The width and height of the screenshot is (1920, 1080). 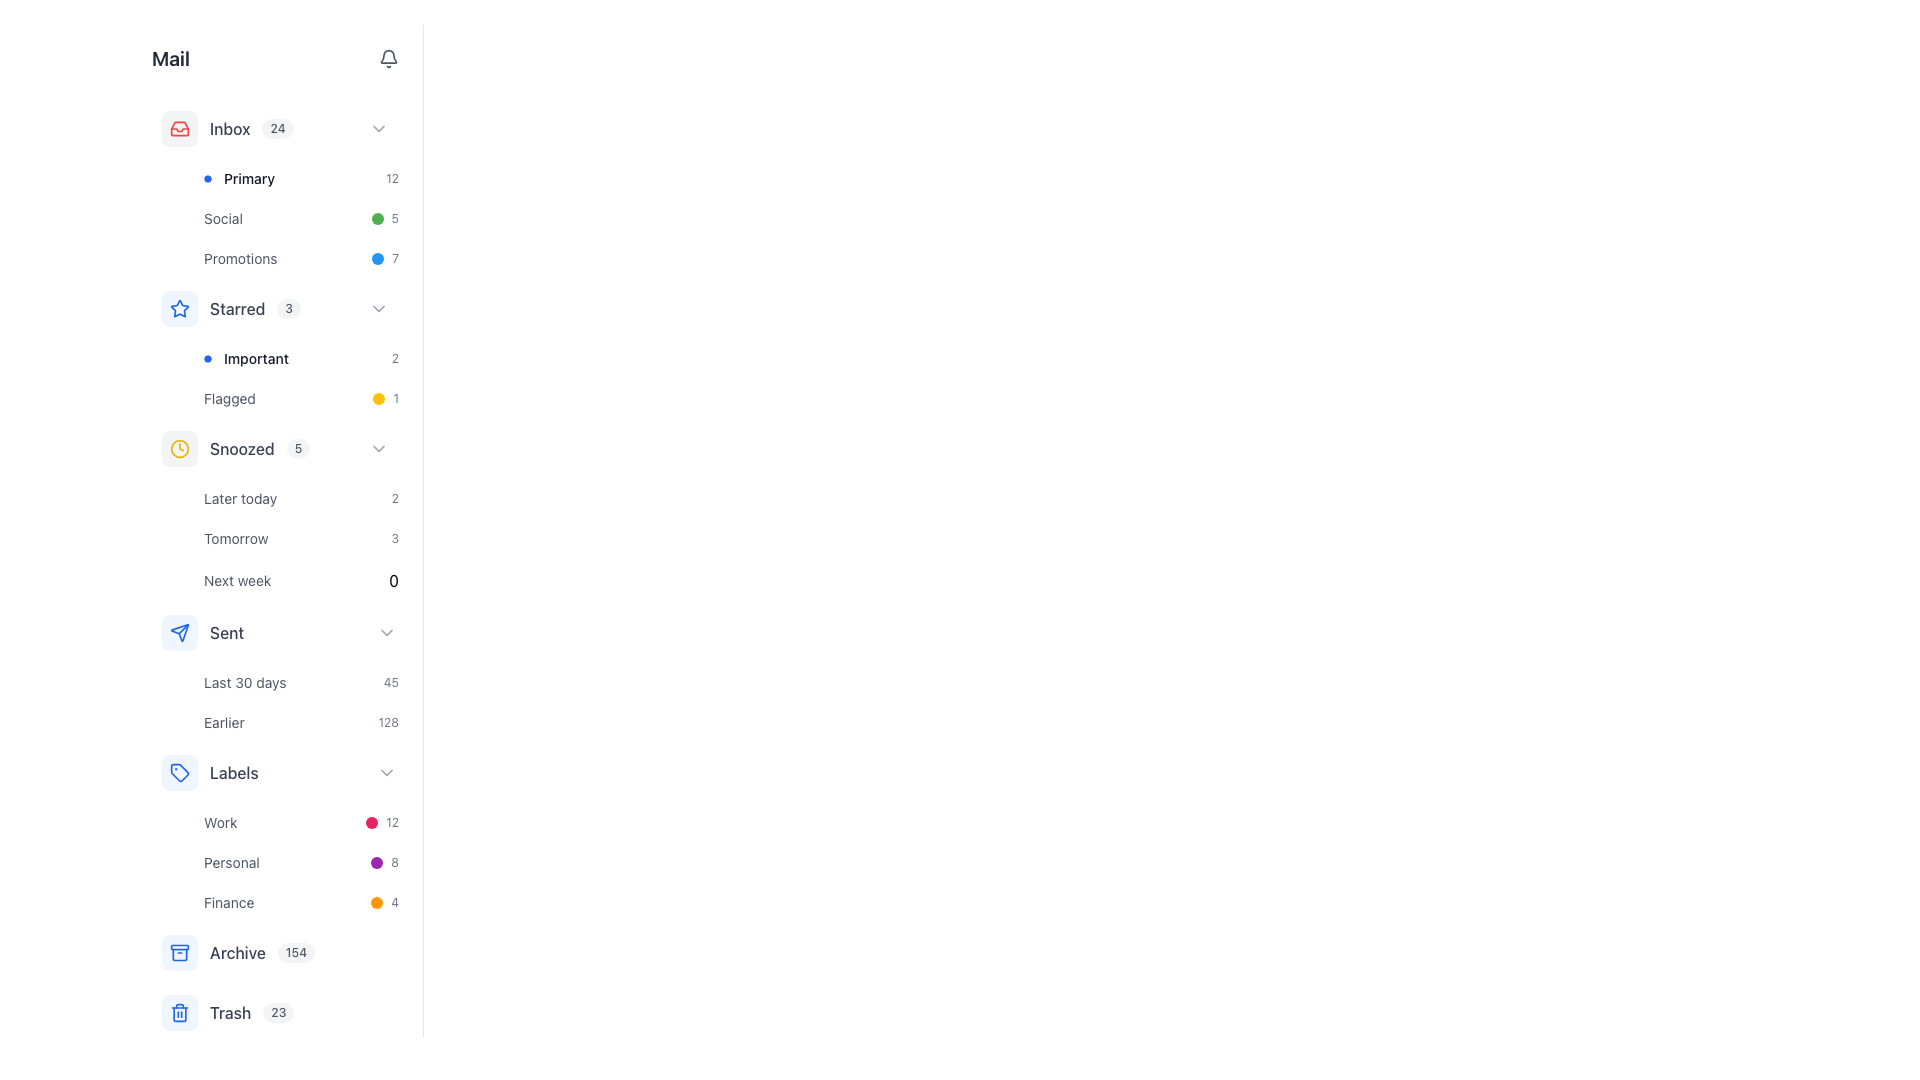 I want to click on the small rounded badge displaying the number '3' next to the 'Starred' label in the vertical navigation menu to interact with the count, so click(x=254, y=308).